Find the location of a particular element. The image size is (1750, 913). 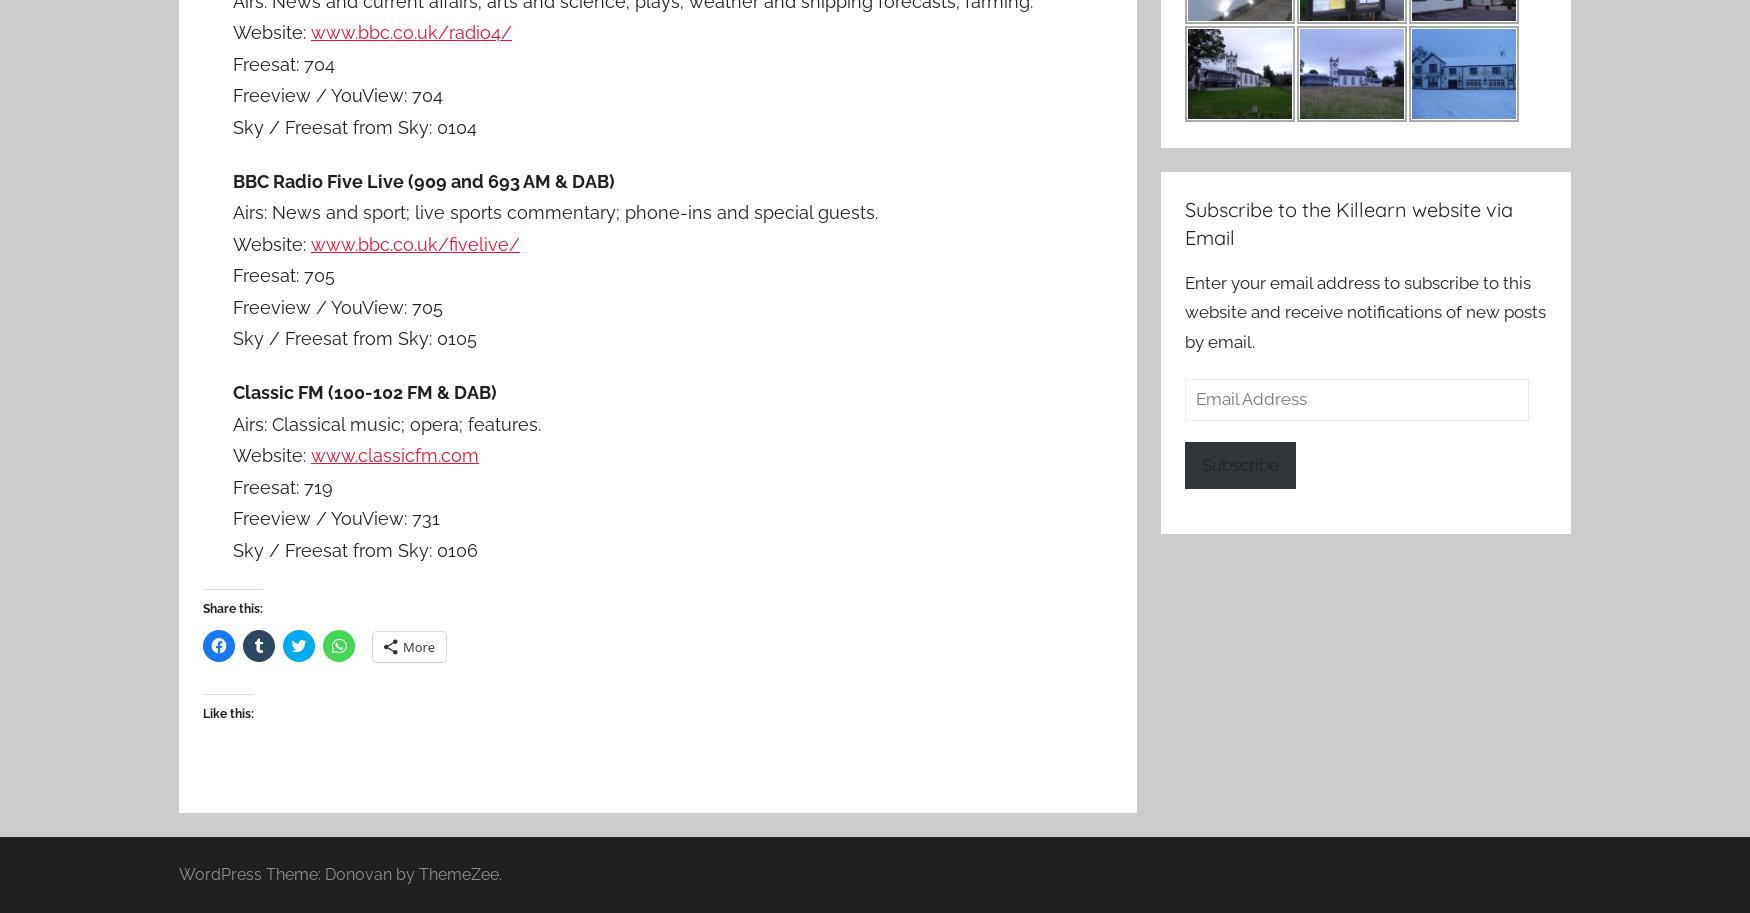

'Freeview / YouView: 705' is located at coordinates (337, 305).